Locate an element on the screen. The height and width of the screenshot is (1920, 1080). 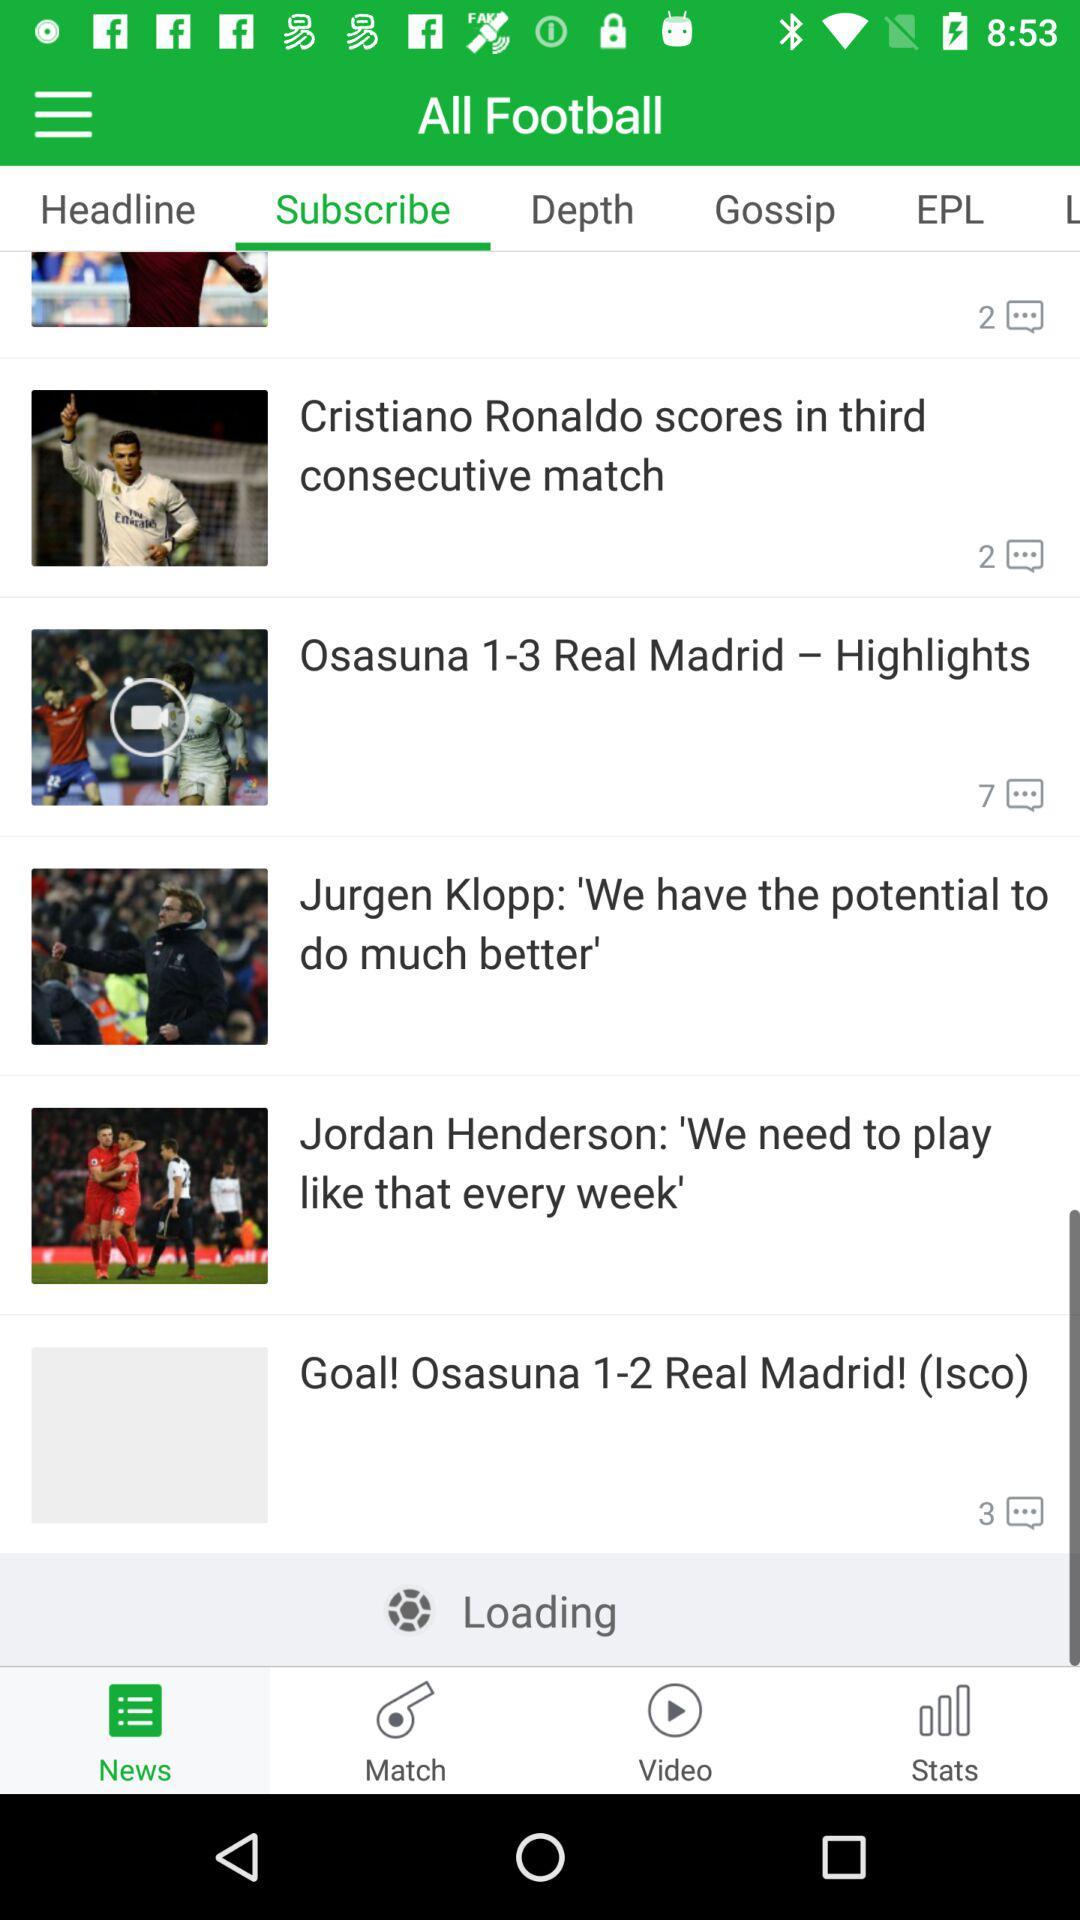
the icon which says match is located at coordinates (405, 1729).